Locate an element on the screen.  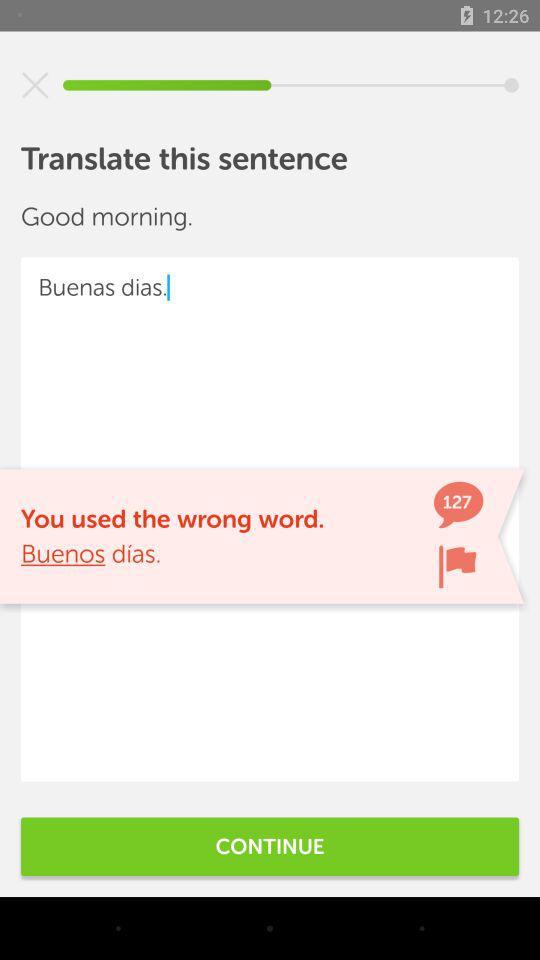
report error is located at coordinates (457, 566).